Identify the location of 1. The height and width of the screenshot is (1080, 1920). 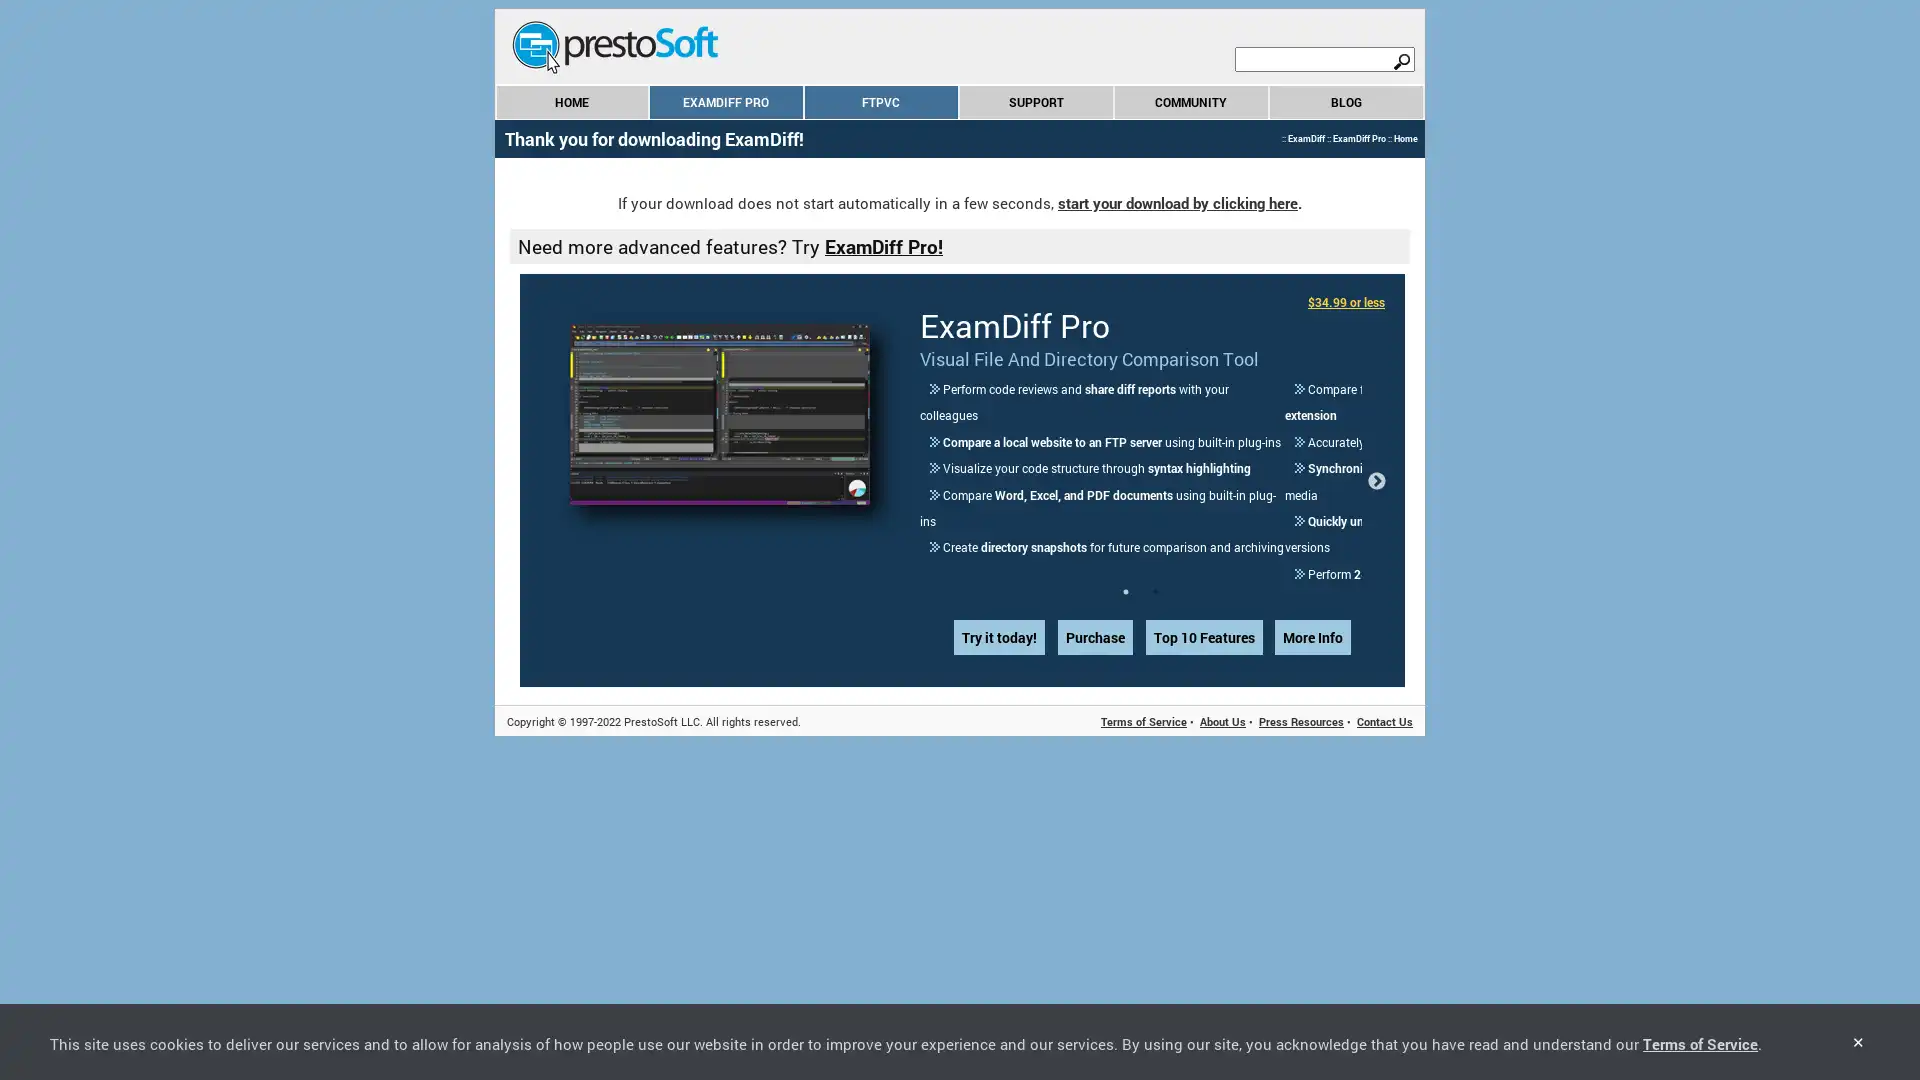
(1126, 511).